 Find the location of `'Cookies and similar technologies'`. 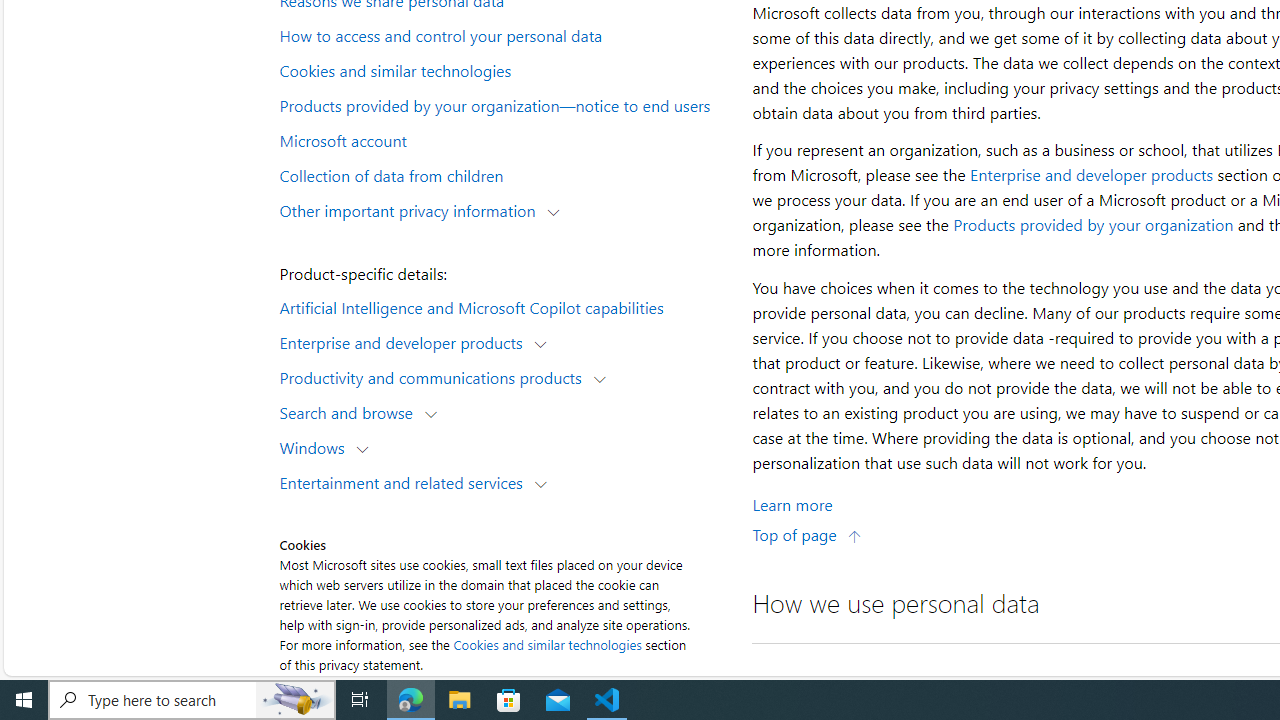

'Cookies and similar technologies' is located at coordinates (547, 644).